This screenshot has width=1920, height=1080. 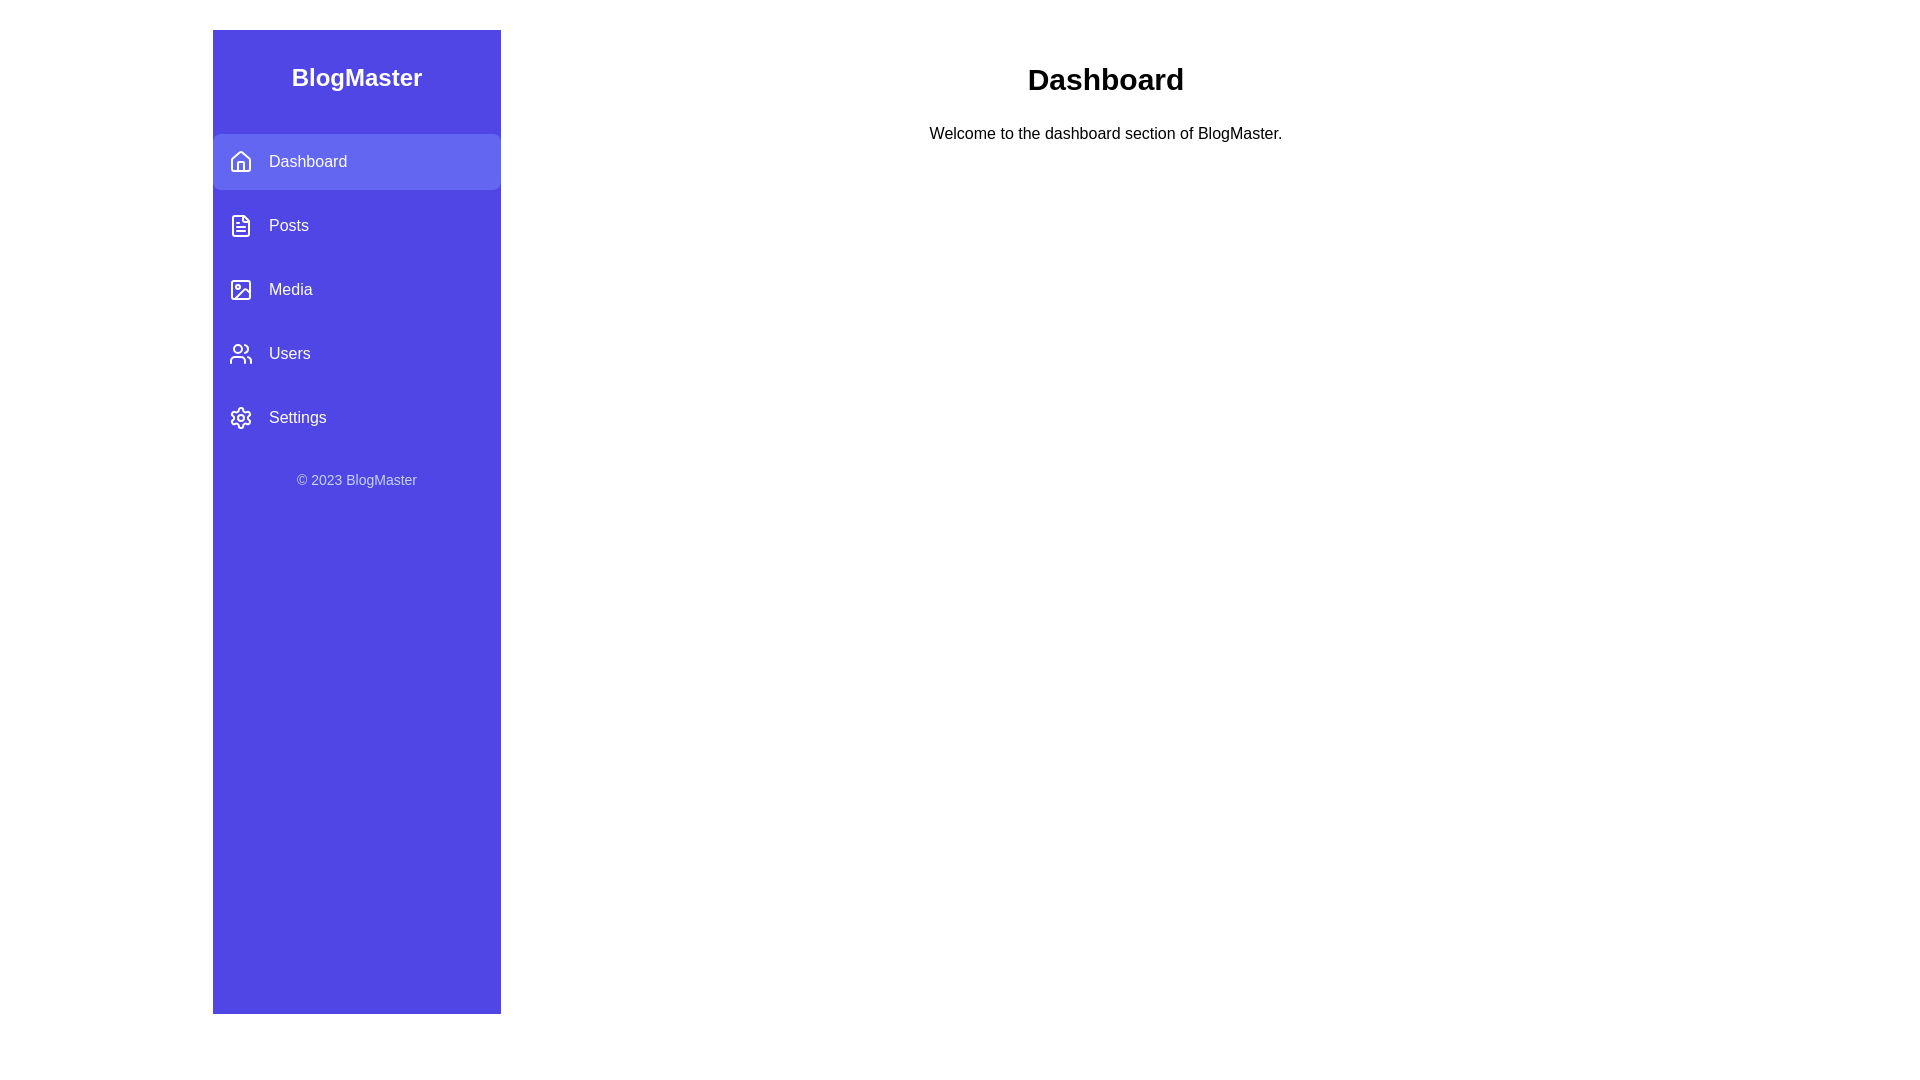 I want to click on the 'Dashboard' icon located in the sidebar menu, which visually represents the 'Dashboard' section and is positioned above the 'Posts' and 'Media' menu items, so click(x=240, y=161).